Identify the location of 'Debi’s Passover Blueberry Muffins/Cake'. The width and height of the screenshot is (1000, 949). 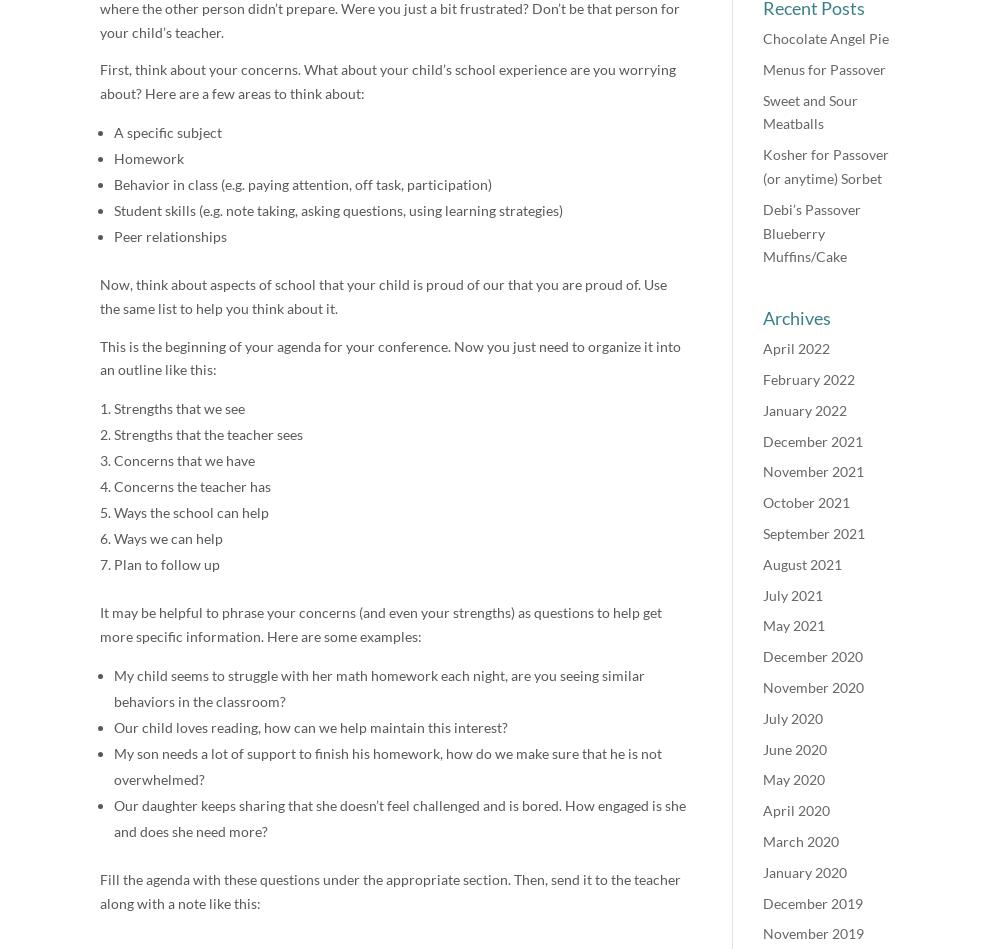
(812, 231).